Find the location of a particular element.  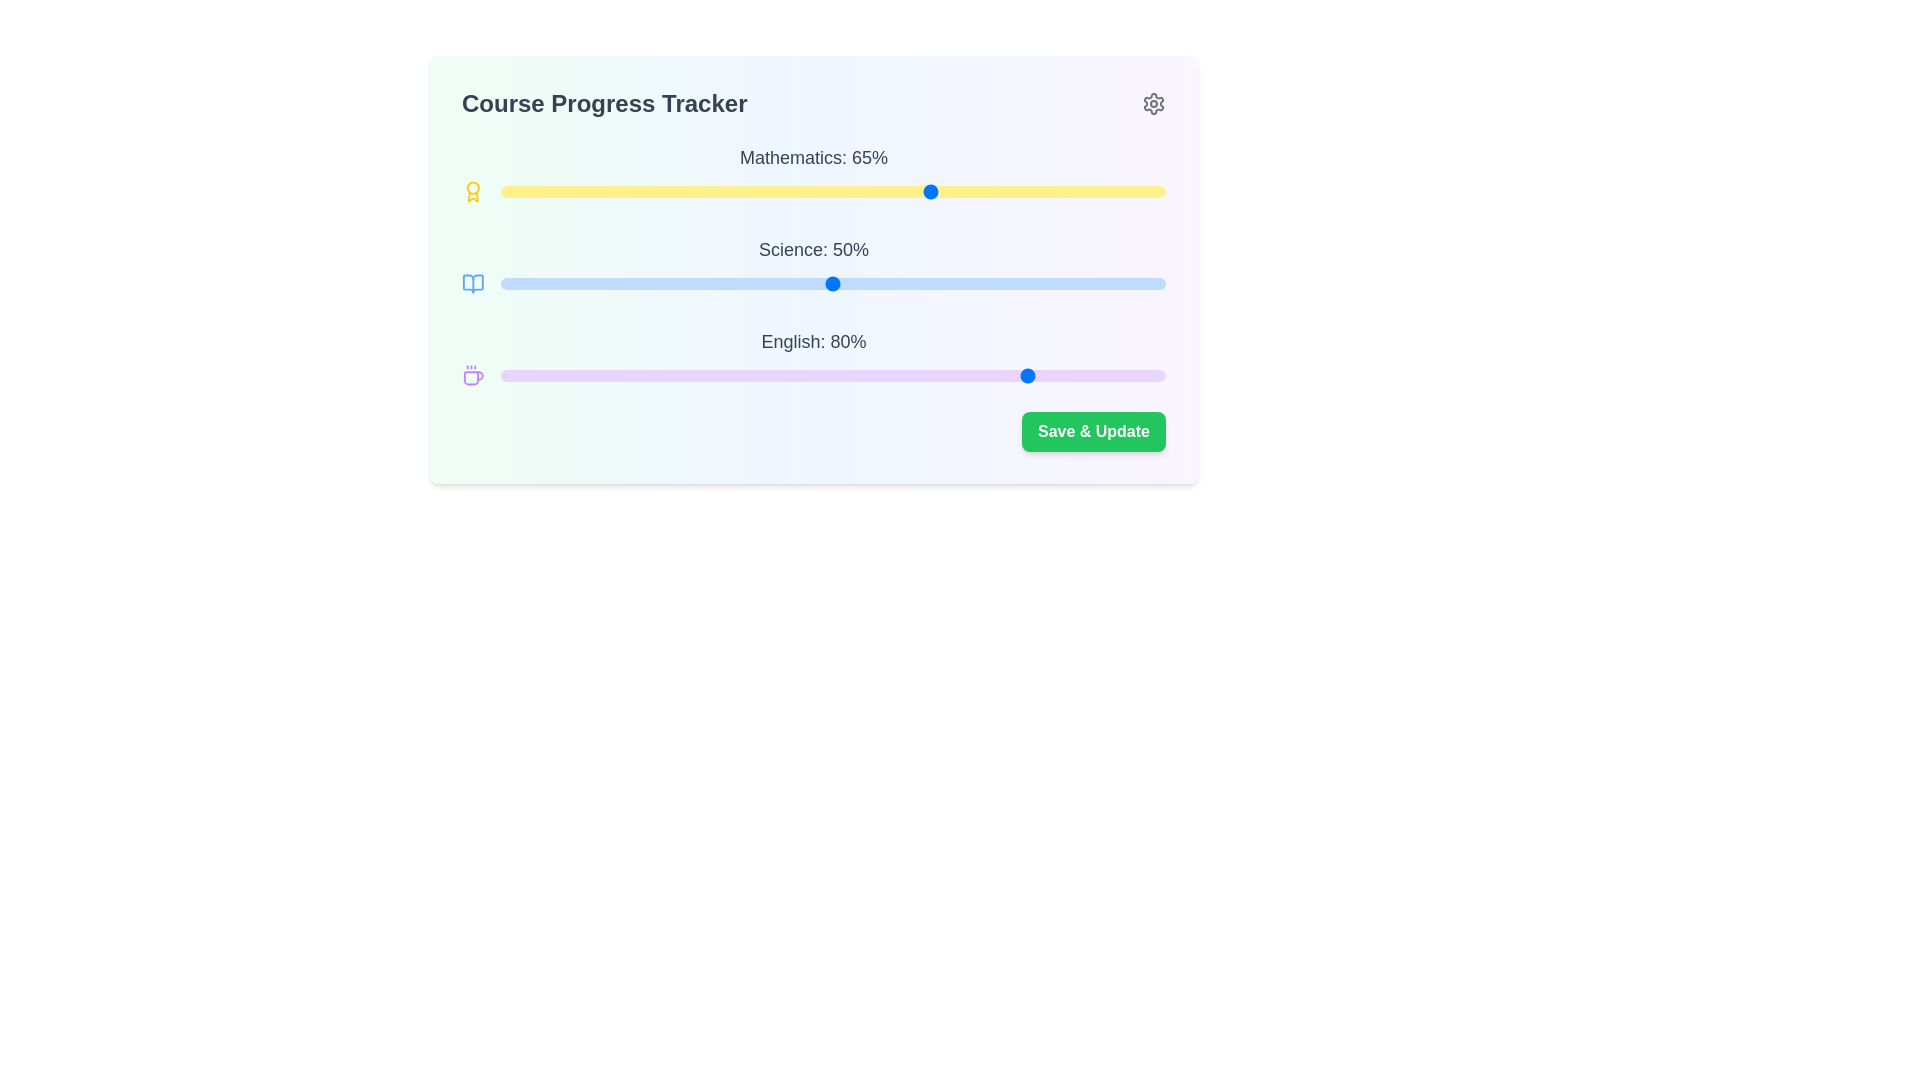

the Science progress slider is located at coordinates (559, 284).